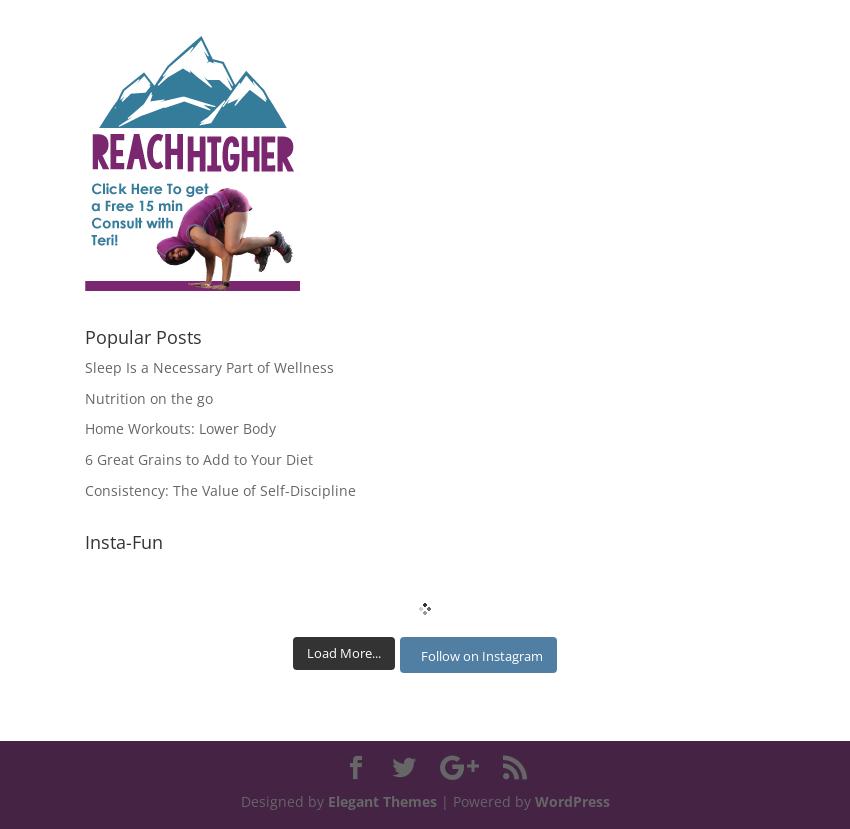 This screenshot has width=850, height=829. I want to click on 'Consistency: The Value of Self-Discipline', so click(220, 489).